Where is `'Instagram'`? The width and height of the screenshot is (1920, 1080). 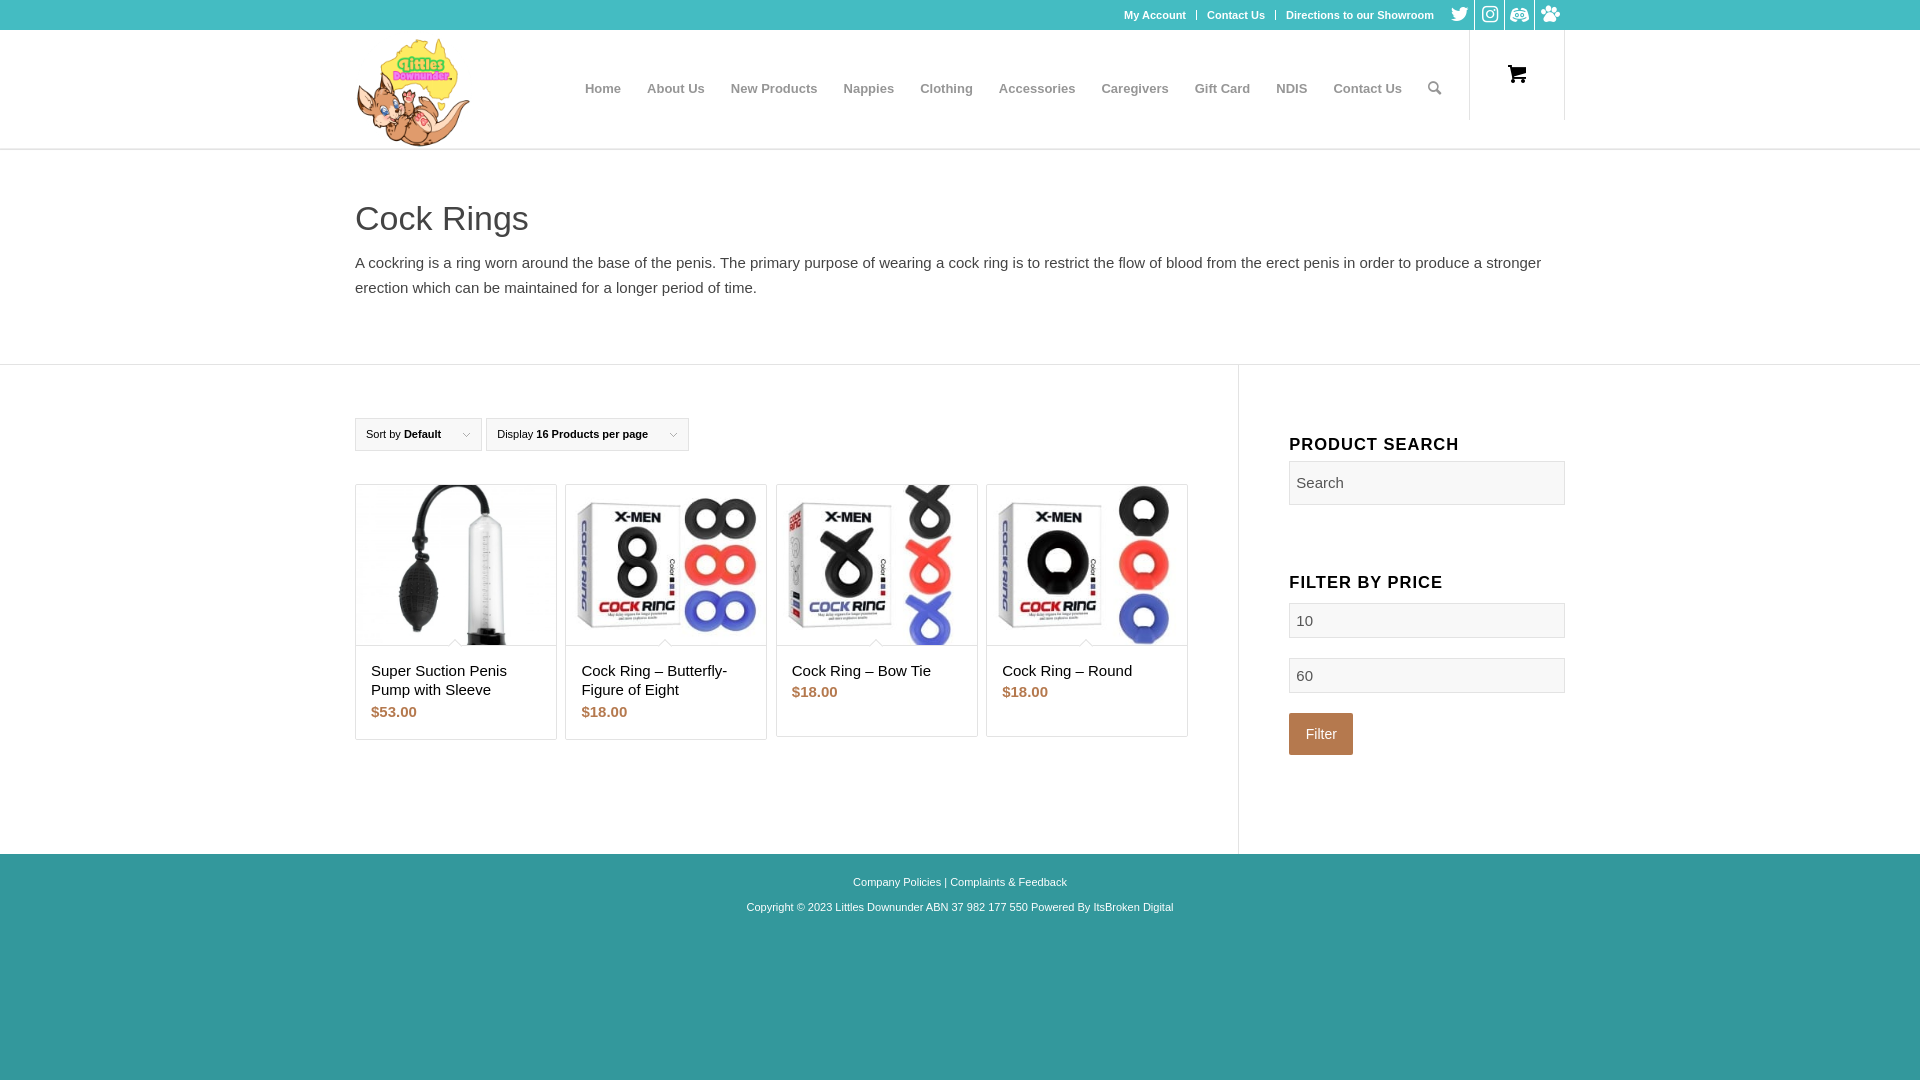 'Instagram' is located at coordinates (1489, 15).